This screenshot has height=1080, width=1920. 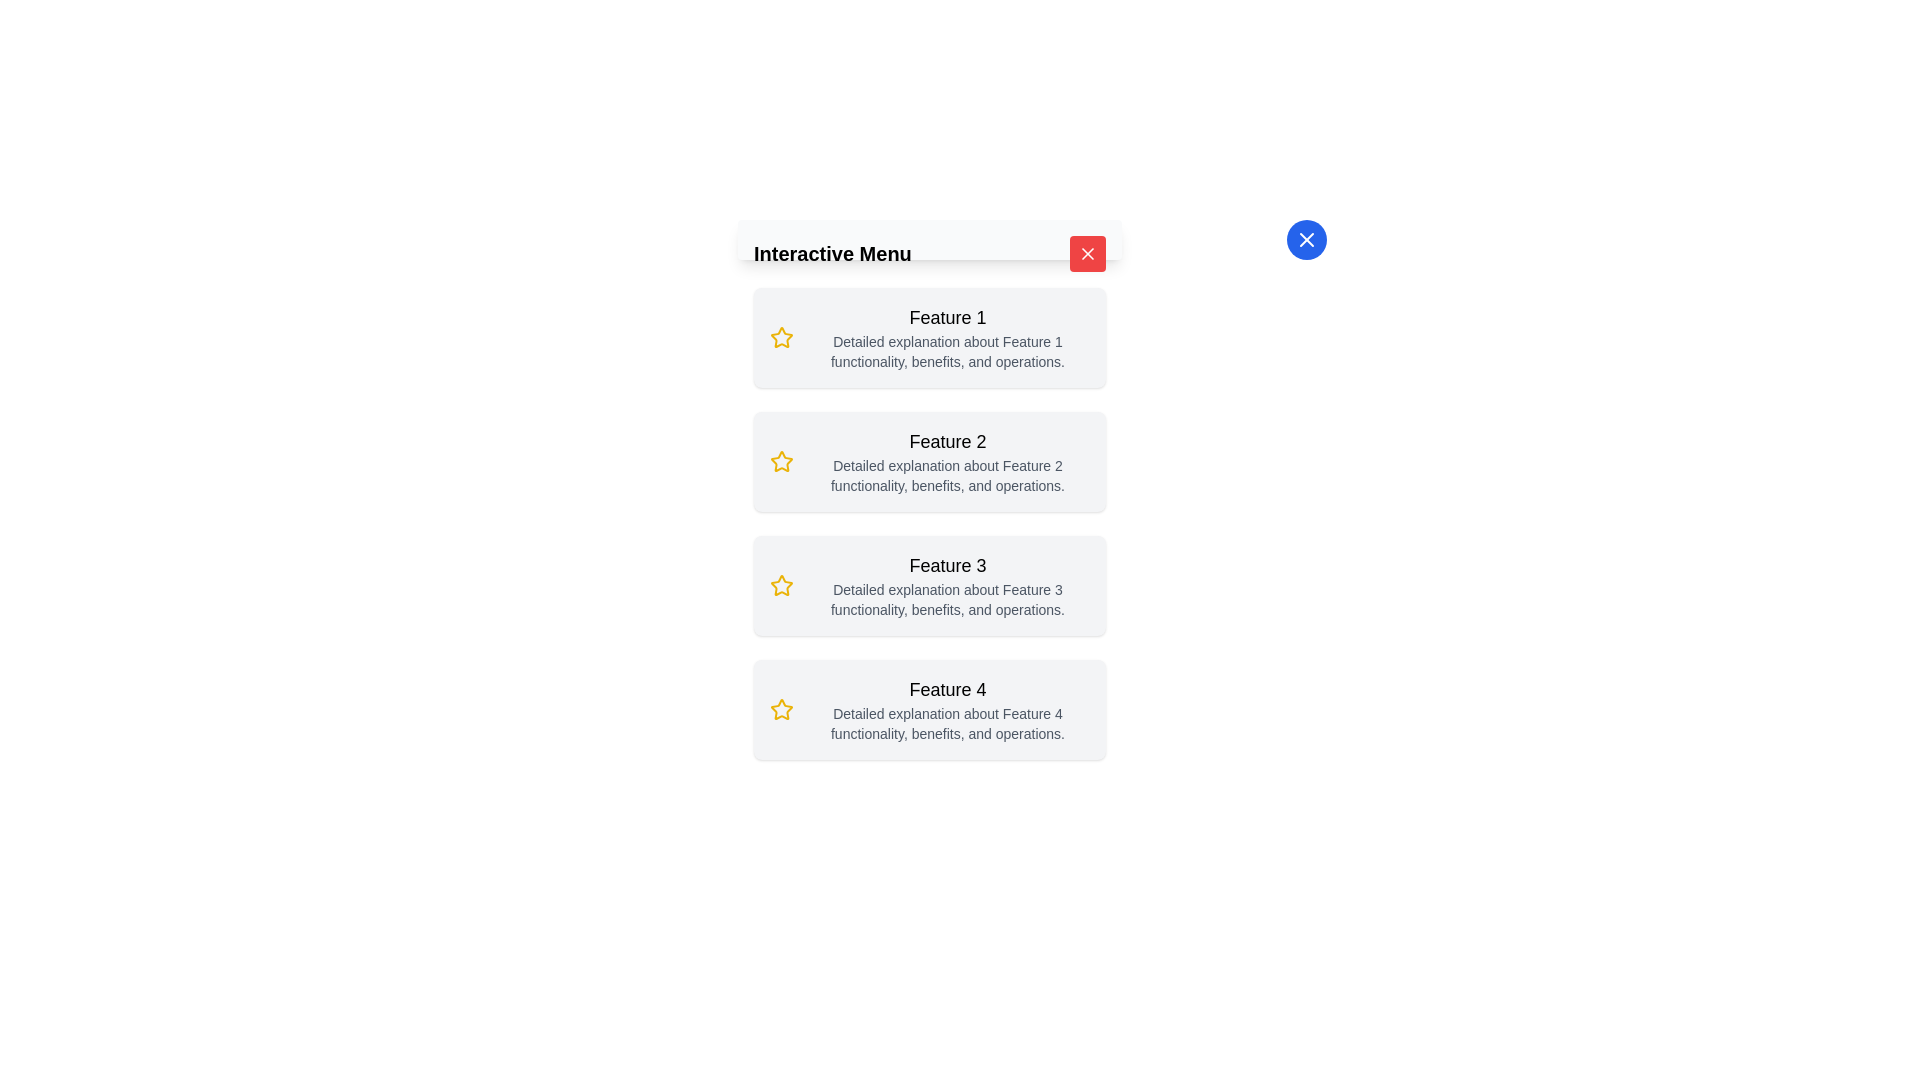 What do you see at coordinates (947, 462) in the screenshot?
I see `the Text Block labeled 'Feature 2' which is styled with a modern sans-serif font and located between 'Feature 1' and 'Feature 3'` at bounding box center [947, 462].